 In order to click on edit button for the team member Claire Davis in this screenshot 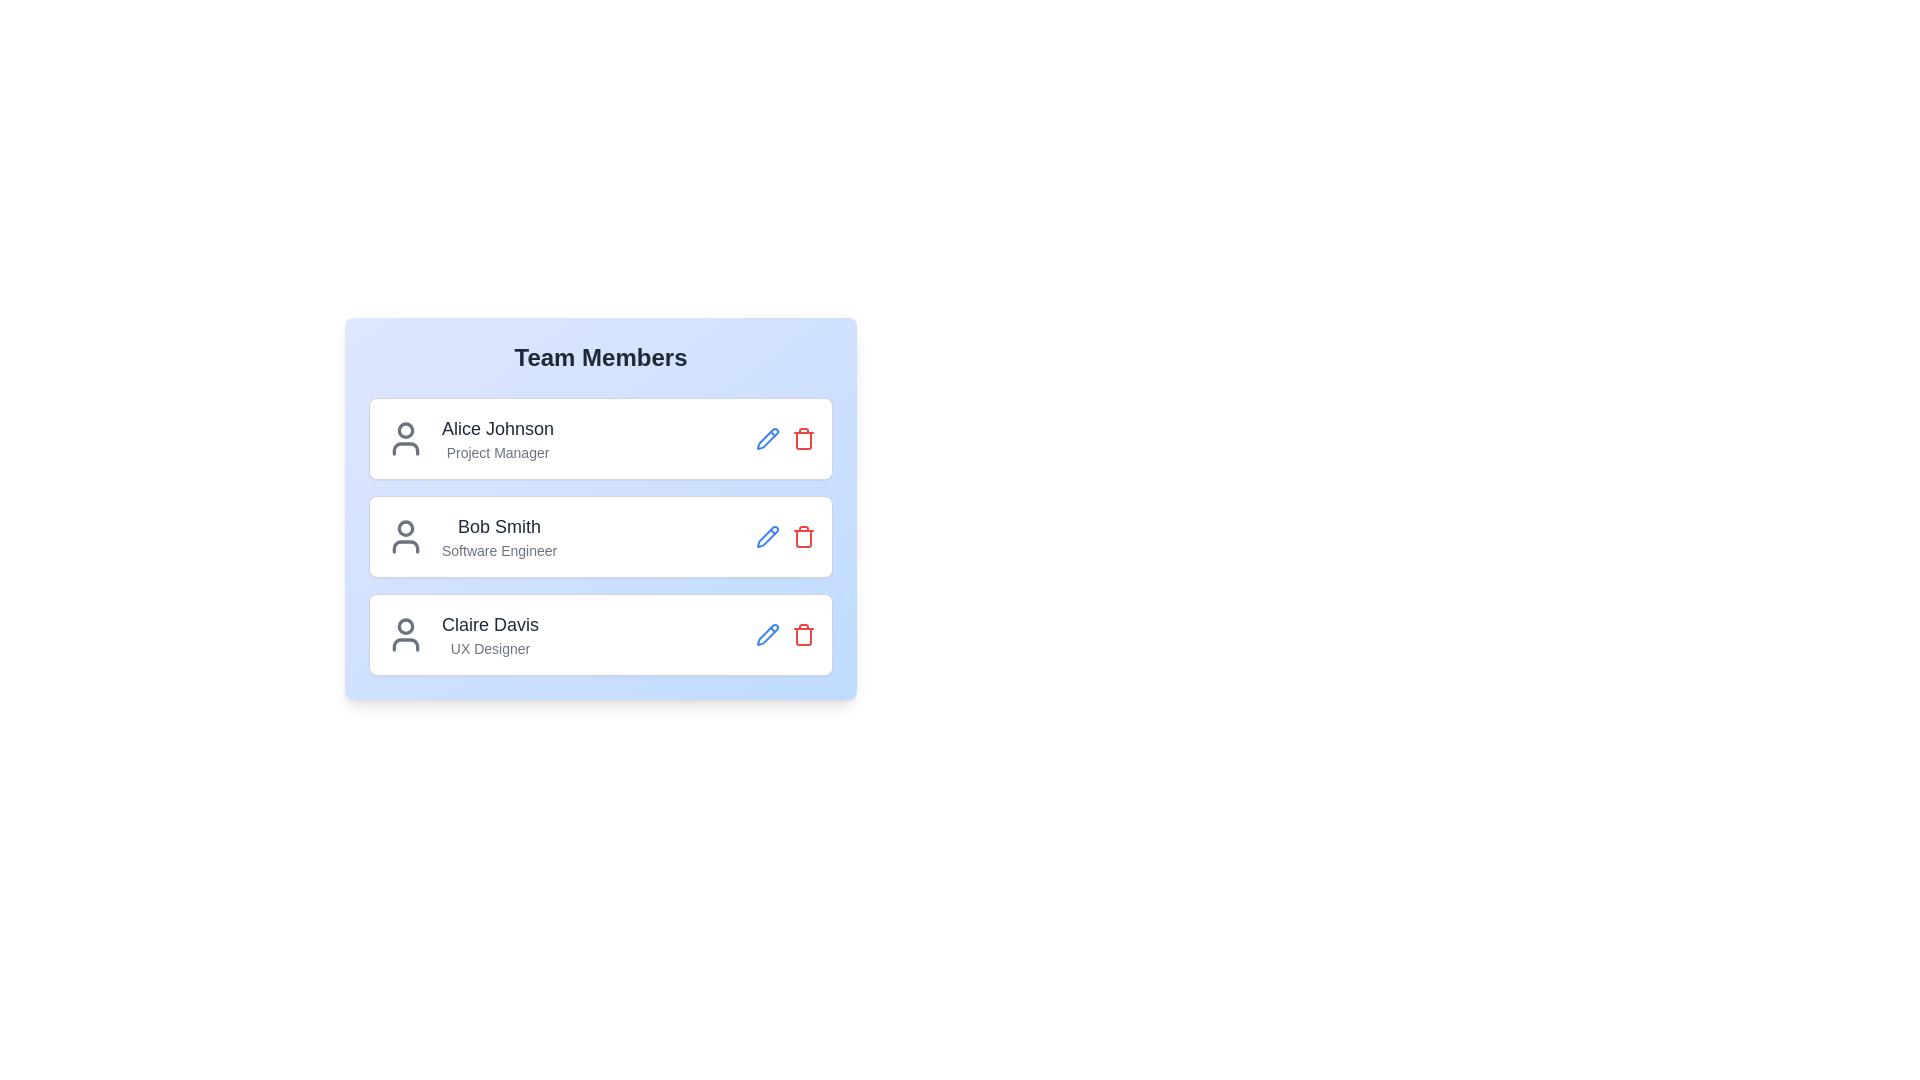, I will do `click(767, 635)`.